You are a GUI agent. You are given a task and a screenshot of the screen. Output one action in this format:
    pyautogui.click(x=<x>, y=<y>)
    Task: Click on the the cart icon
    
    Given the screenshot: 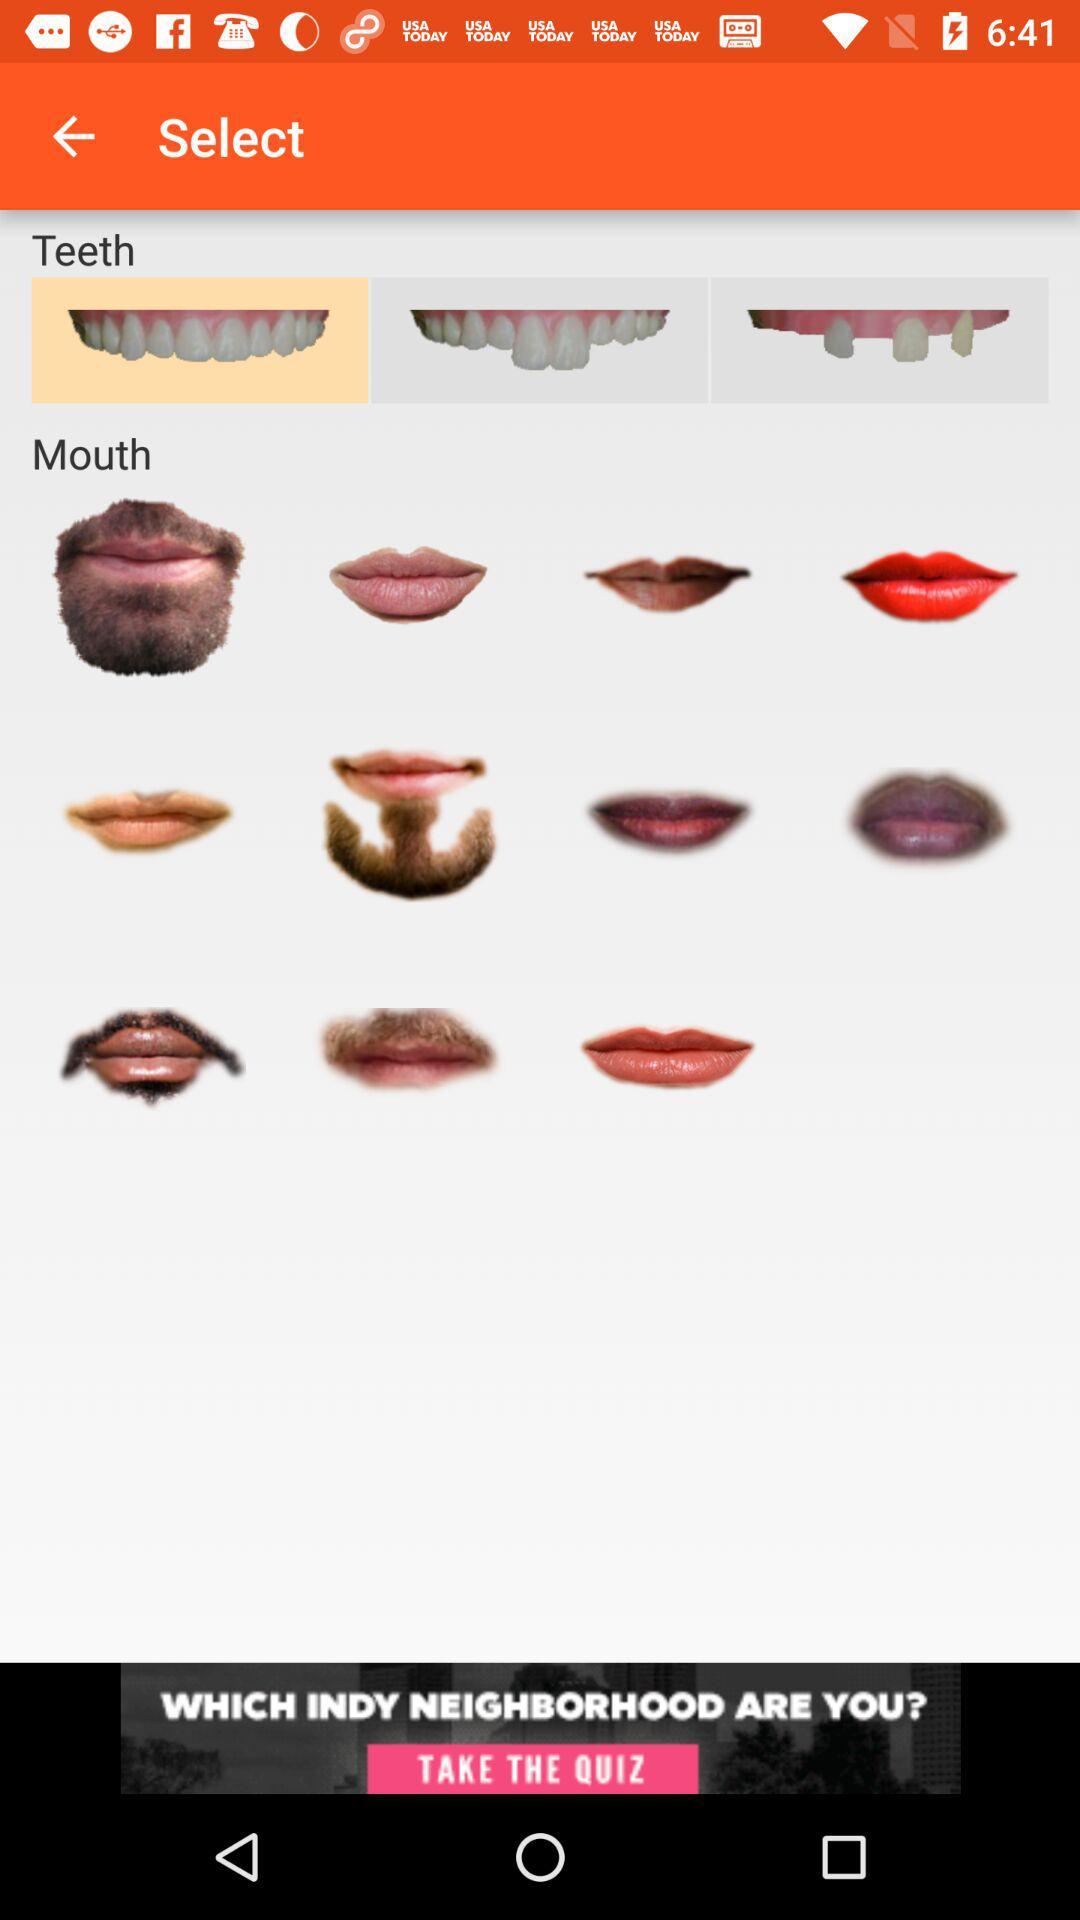 What is the action you would take?
    pyautogui.click(x=878, y=340)
    